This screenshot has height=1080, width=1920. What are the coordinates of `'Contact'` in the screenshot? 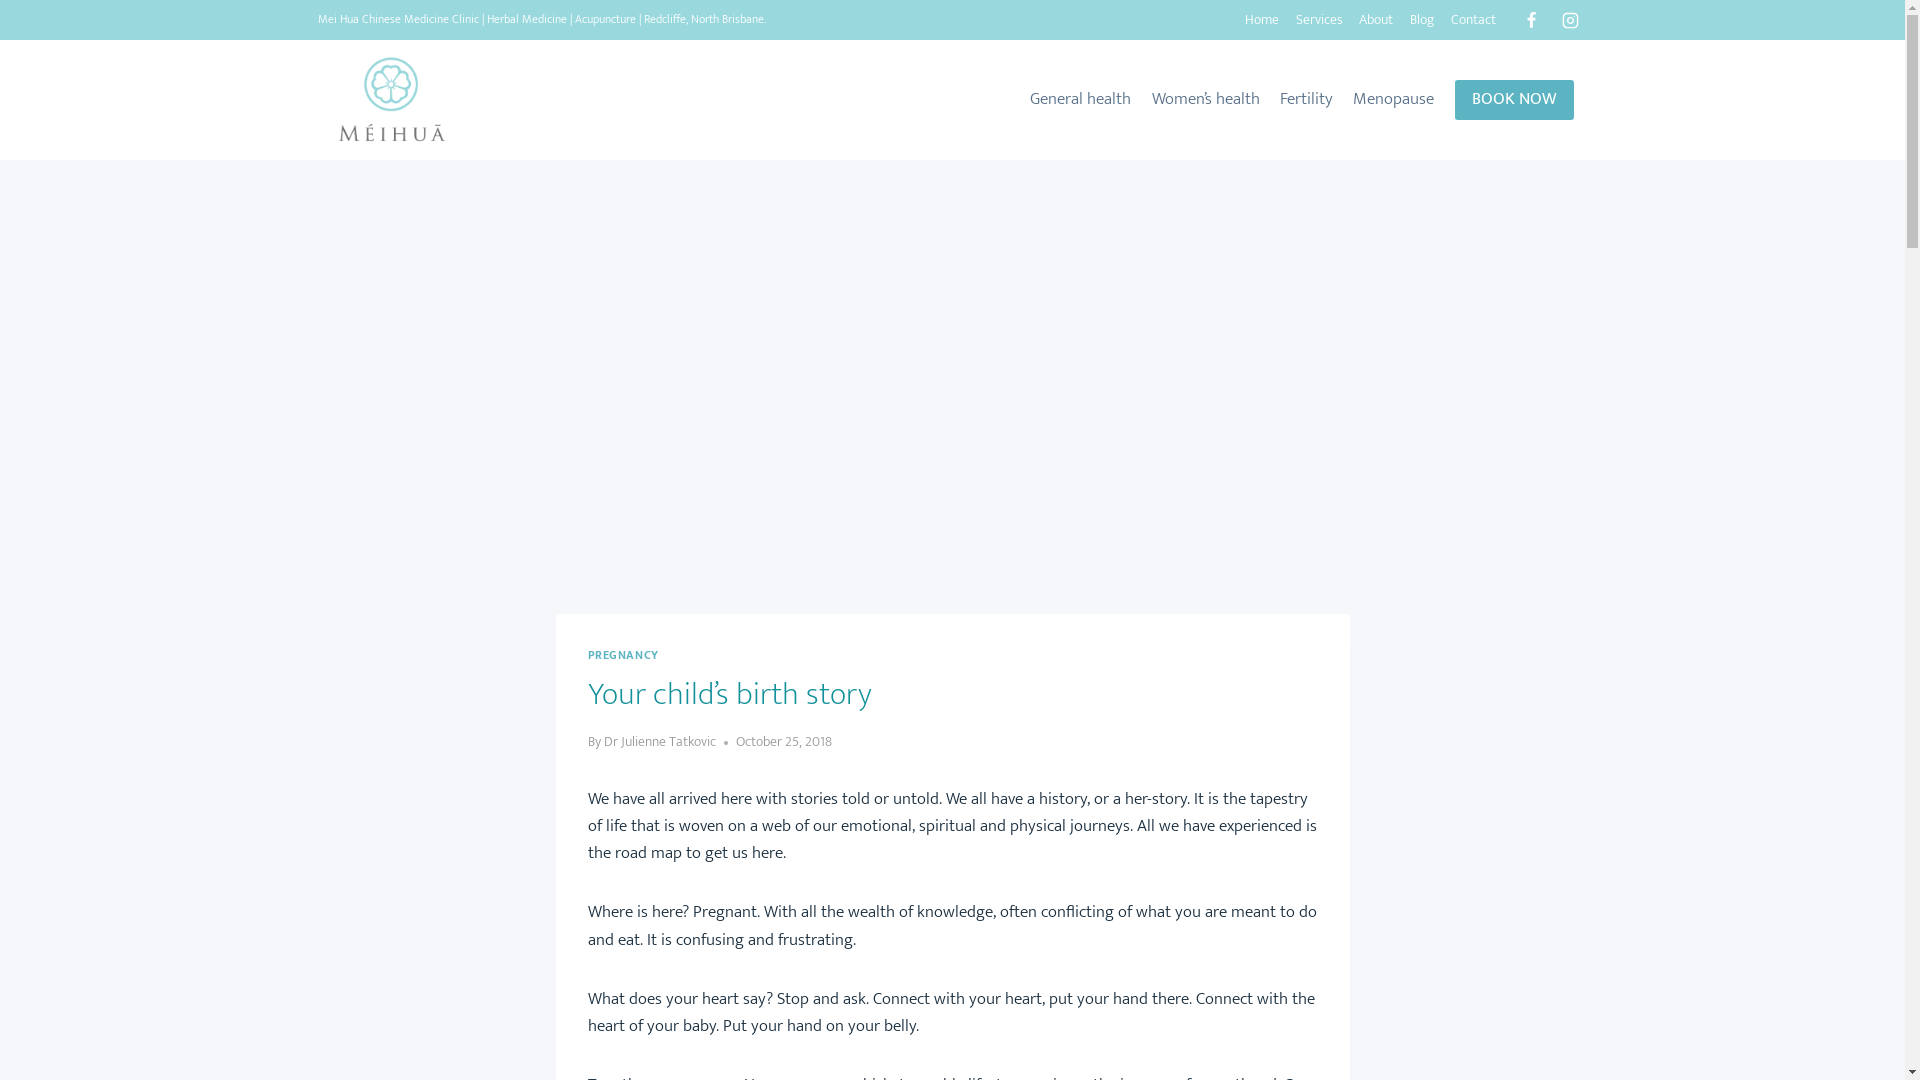 It's located at (1473, 20).